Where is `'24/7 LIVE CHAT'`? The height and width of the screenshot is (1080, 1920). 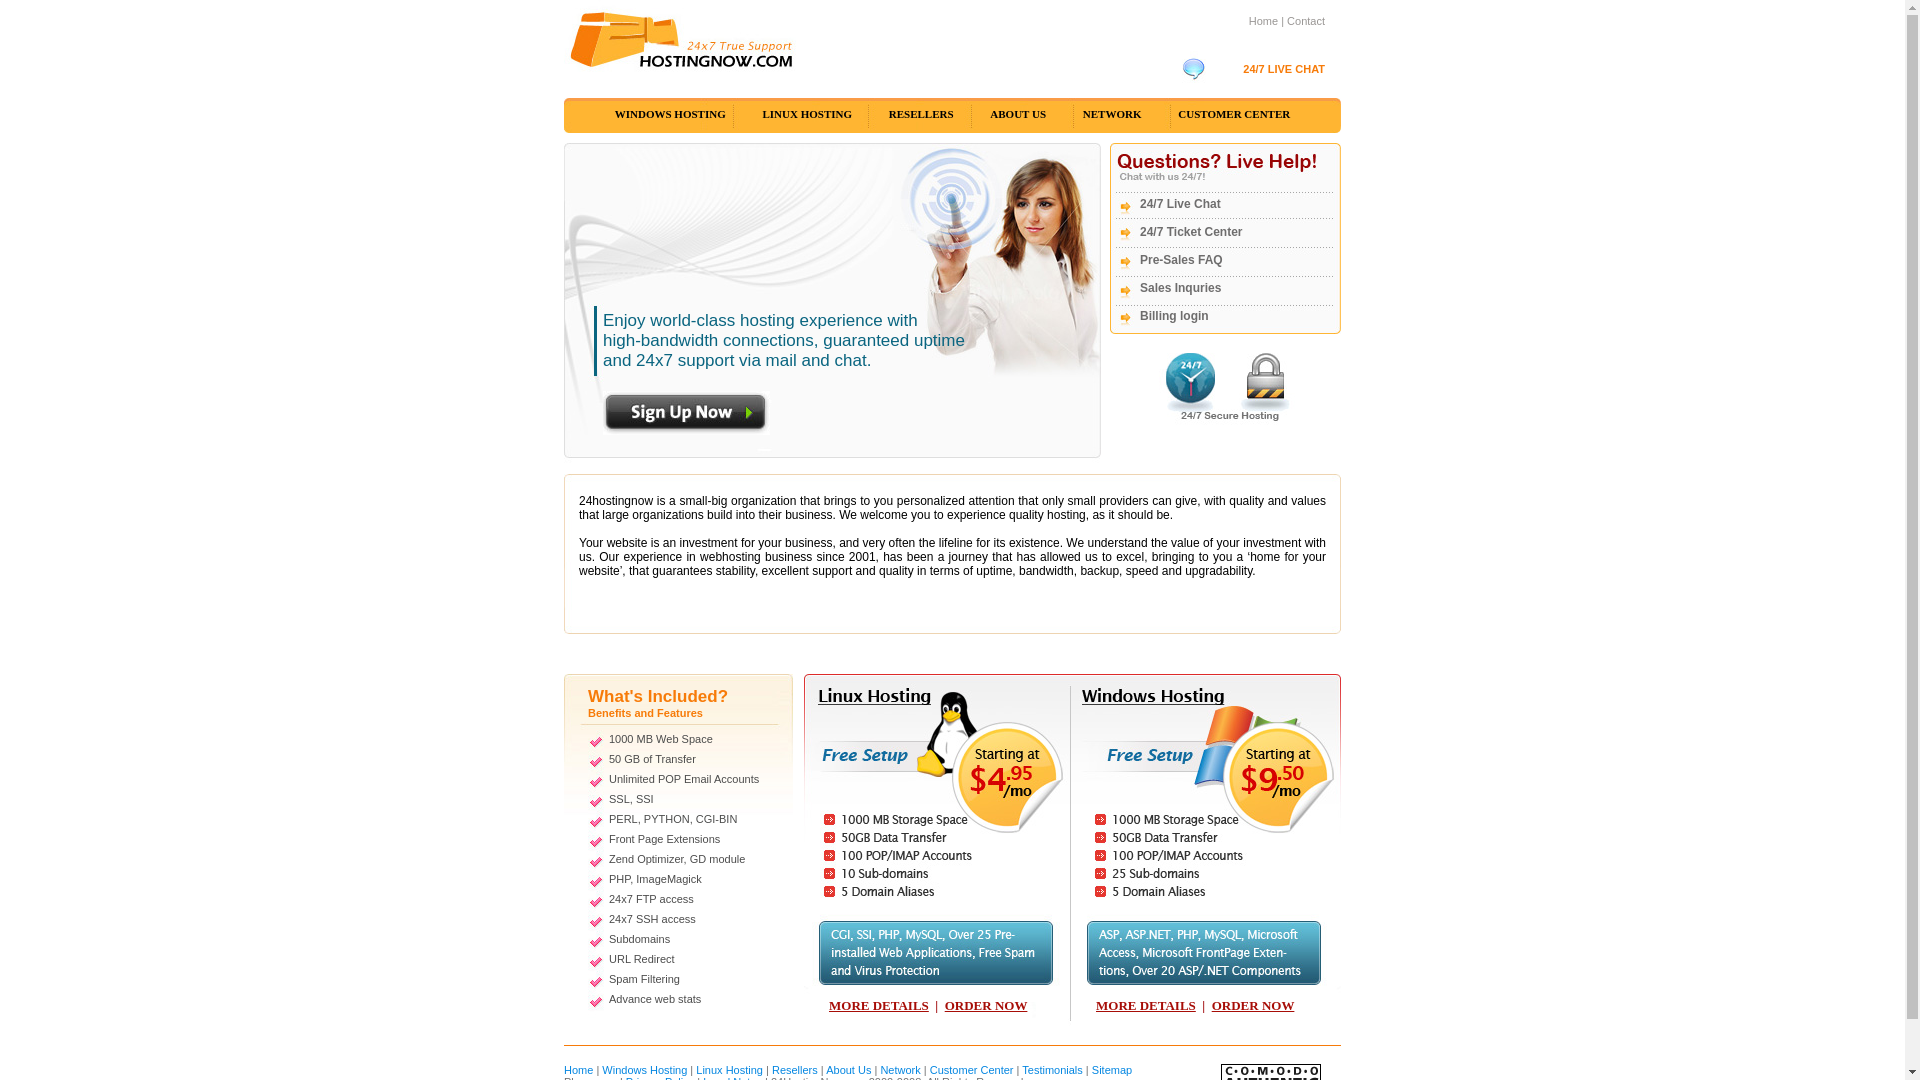
'24/7 LIVE CHAT' is located at coordinates (1283, 68).